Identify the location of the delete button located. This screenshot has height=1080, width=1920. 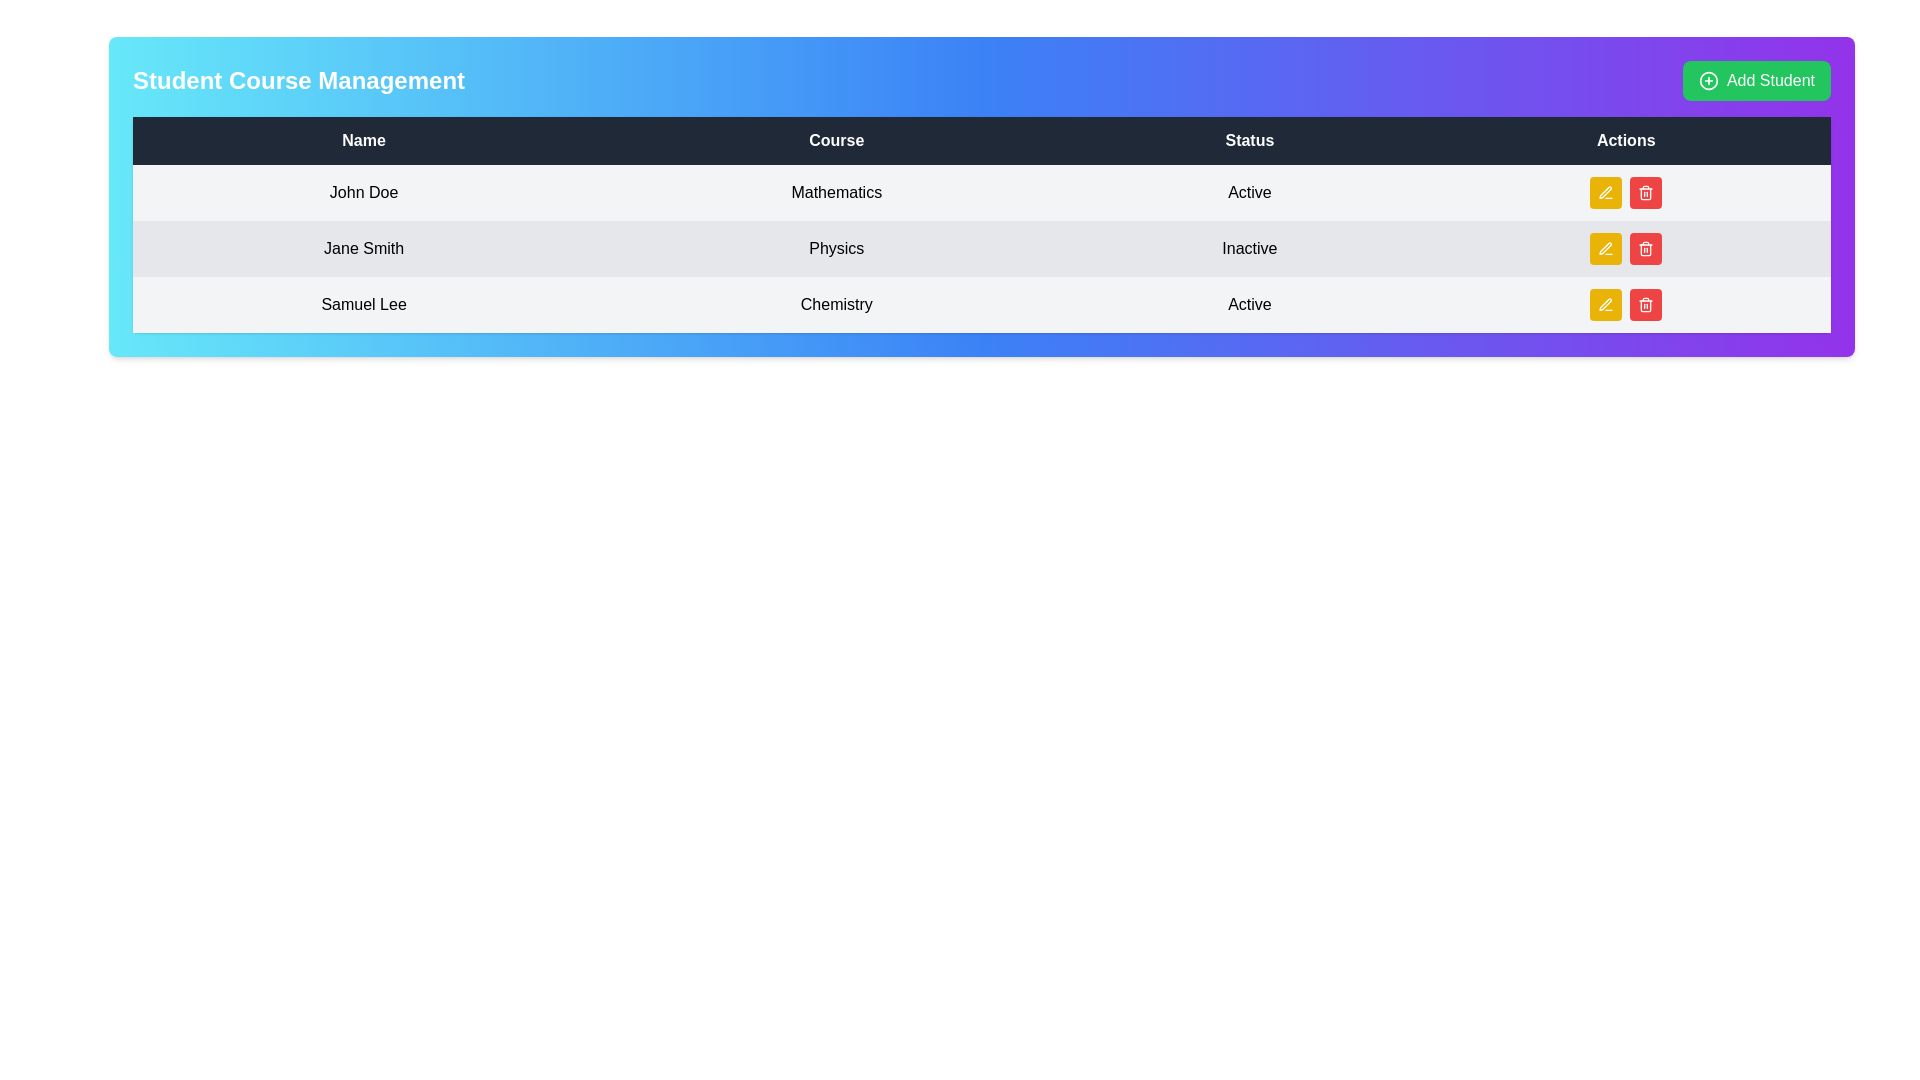
(1646, 304).